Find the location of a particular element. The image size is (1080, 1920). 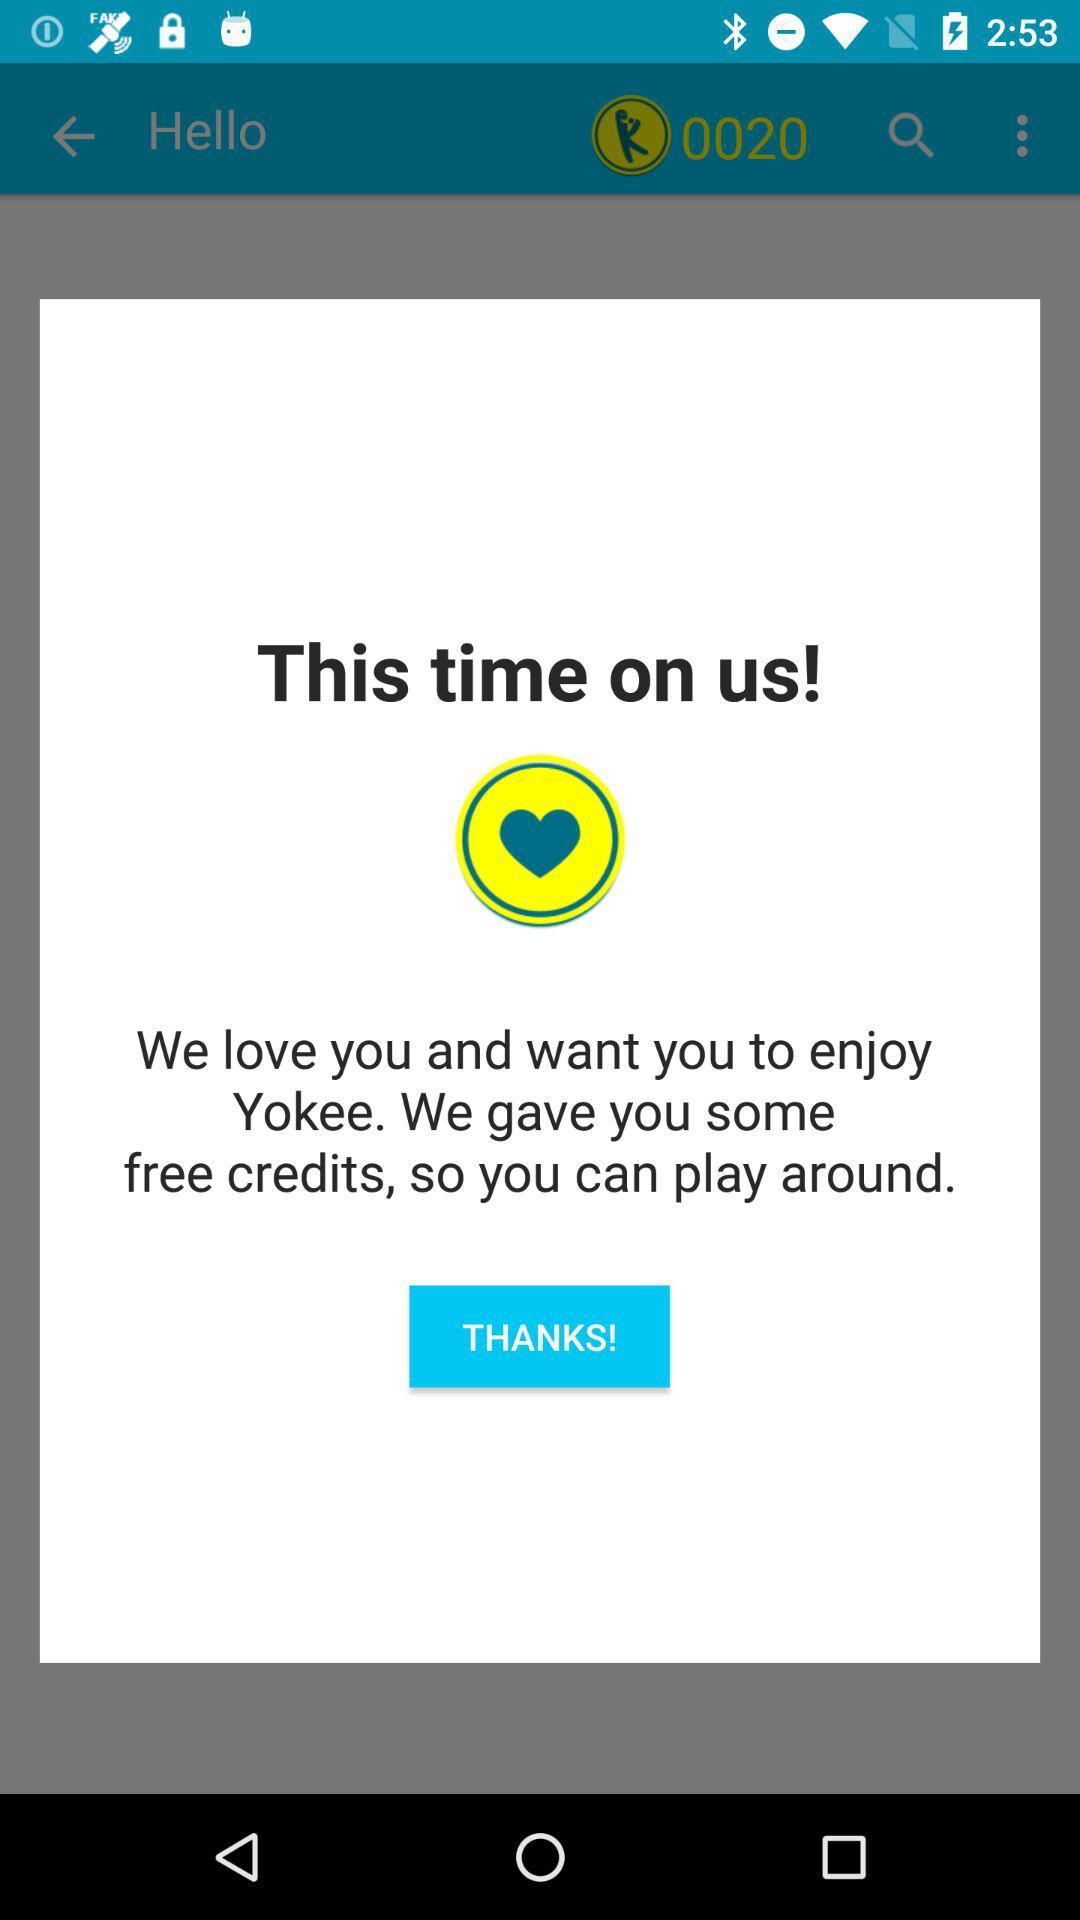

thanks! is located at coordinates (538, 1336).